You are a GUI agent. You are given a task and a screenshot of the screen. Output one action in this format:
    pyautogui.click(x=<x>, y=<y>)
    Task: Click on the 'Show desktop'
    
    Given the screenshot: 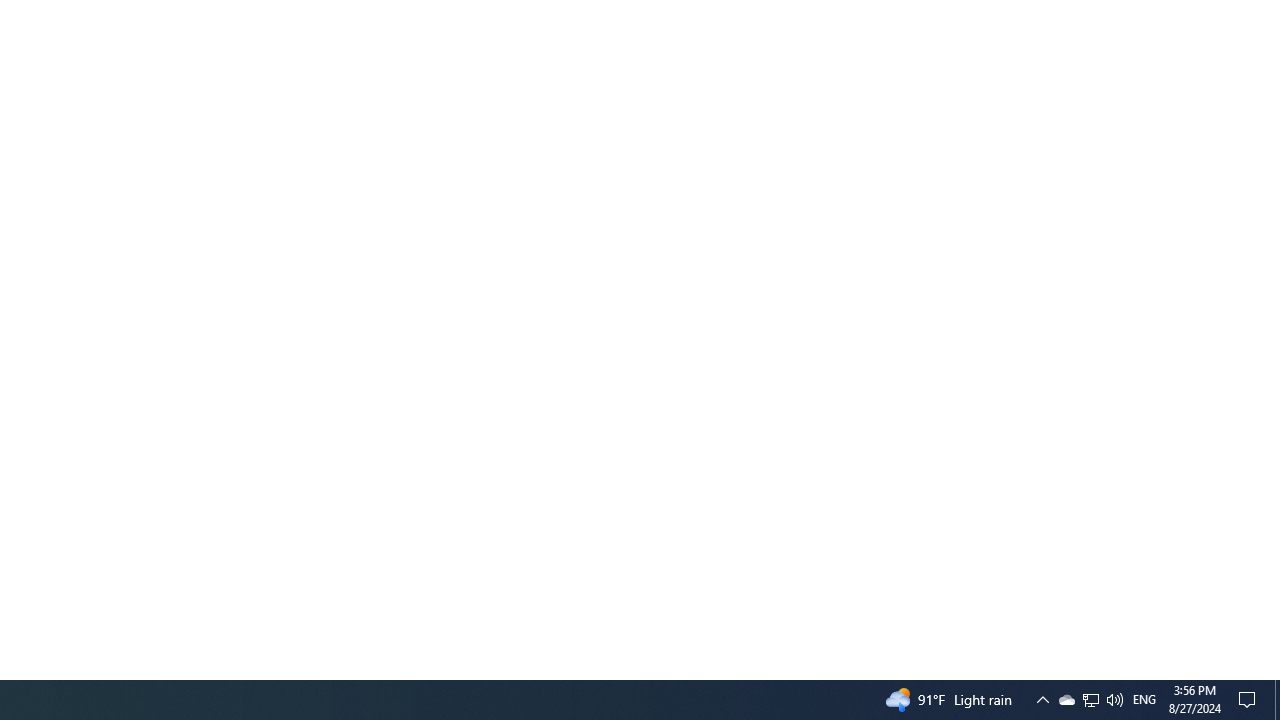 What is the action you would take?
    pyautogui.click(x=1276, y=698)
    